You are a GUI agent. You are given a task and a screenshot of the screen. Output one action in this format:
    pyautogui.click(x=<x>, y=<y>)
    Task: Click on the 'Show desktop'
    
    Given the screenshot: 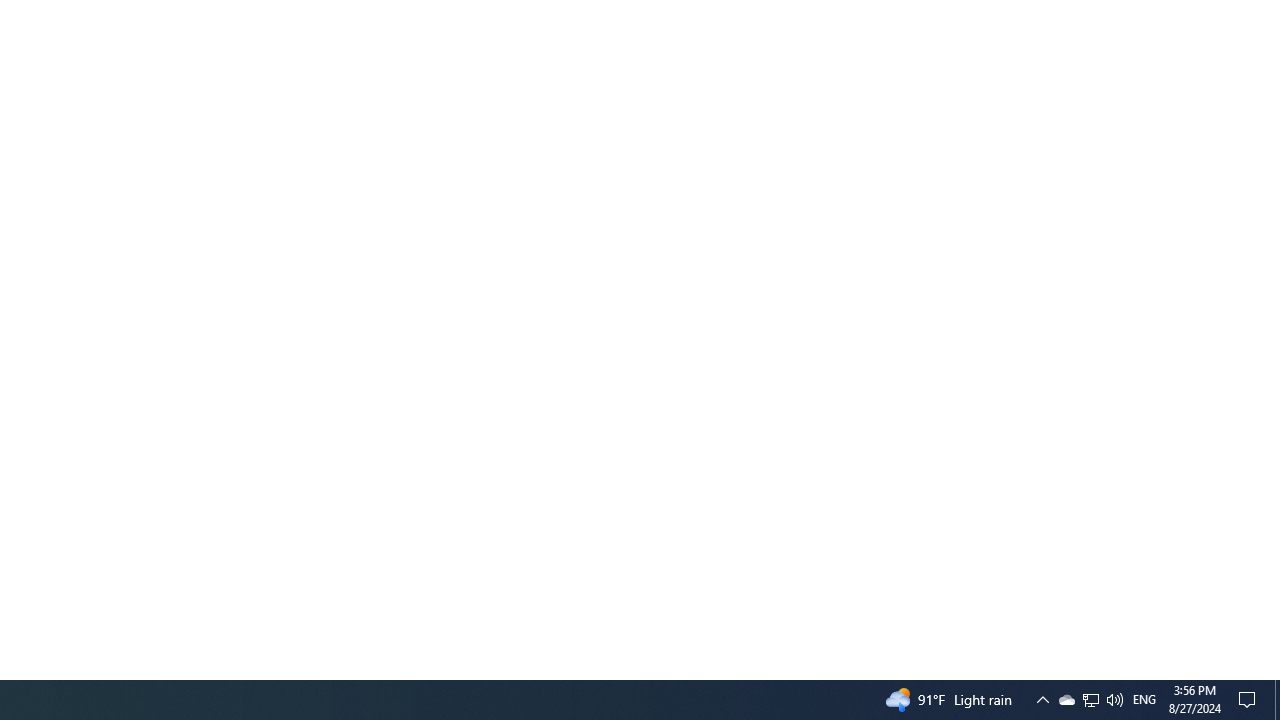 What is the action you would take?
    pyautogui.click(x=1276, y=698)
    